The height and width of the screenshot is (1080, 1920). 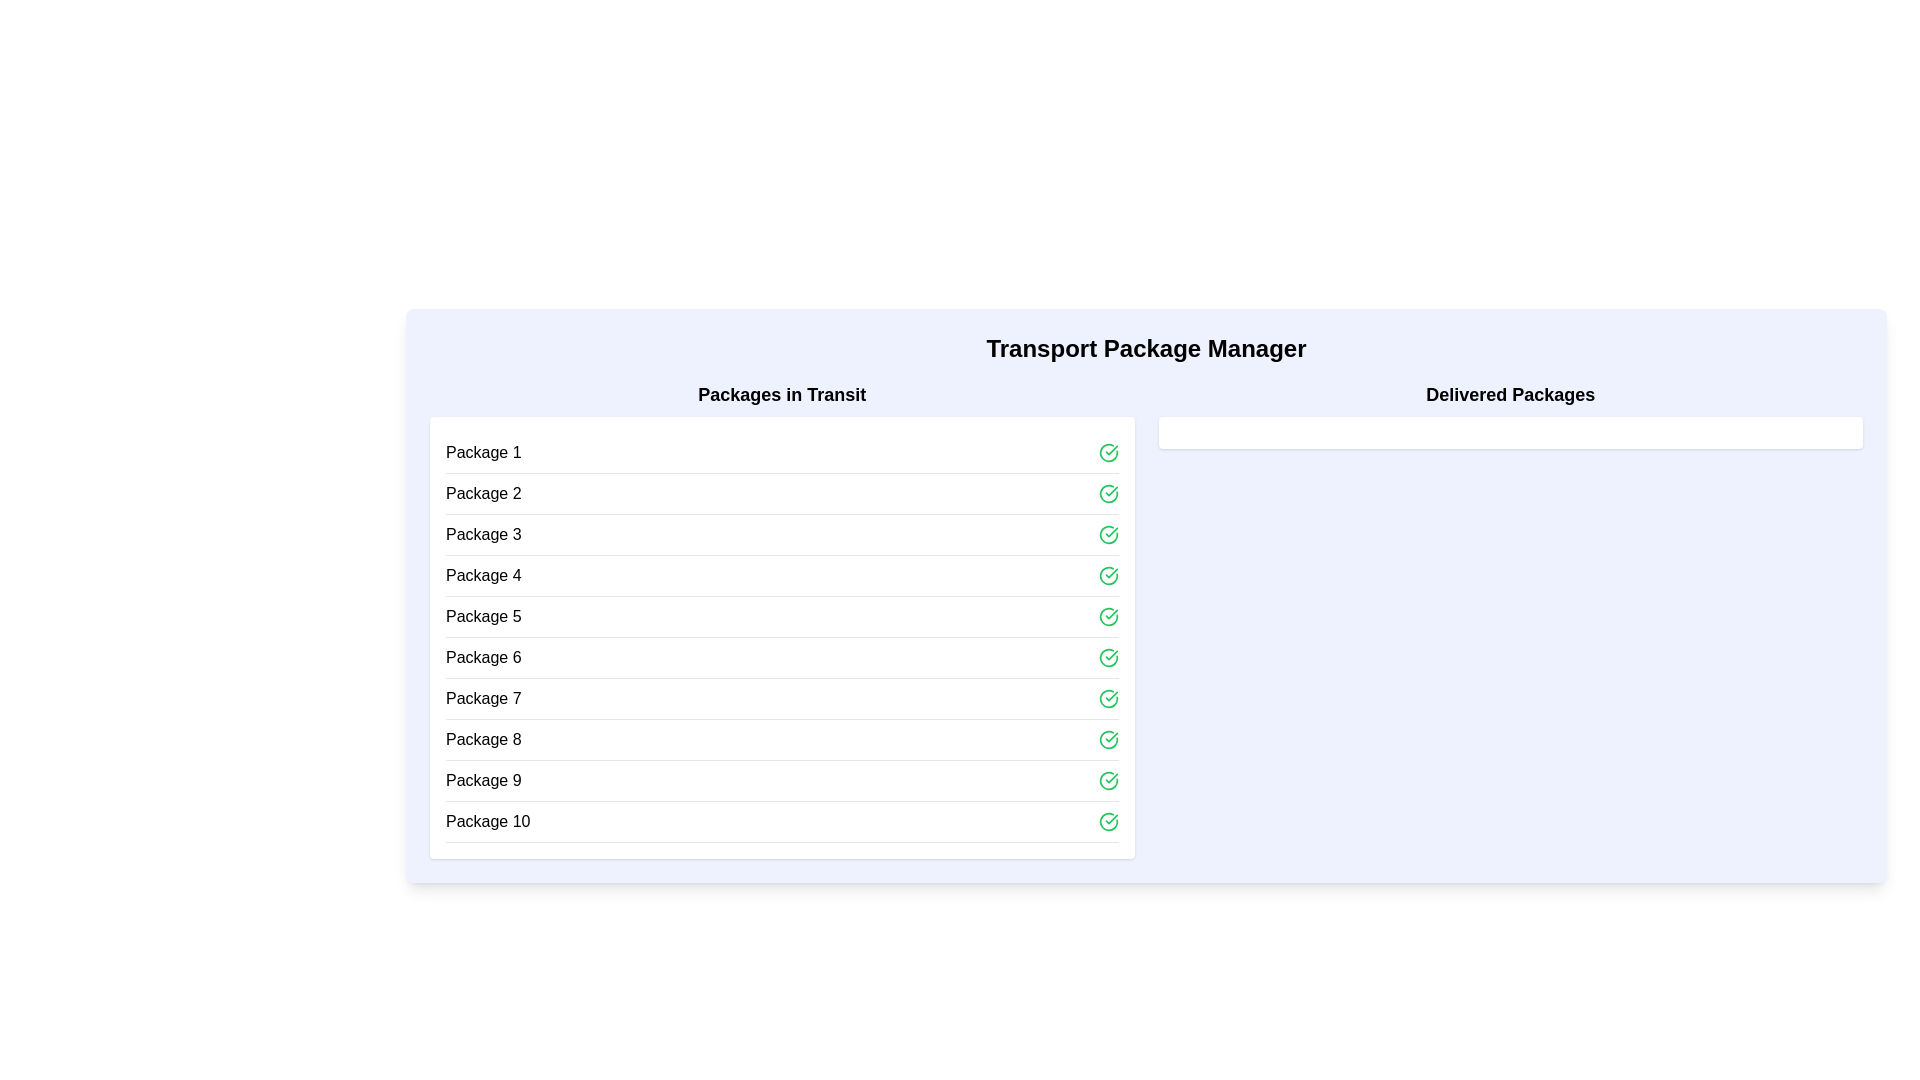 What do you see at coordinates (1107, 575) in the screenshot?
I see `the interactive icon located to the far right of the row labeled 'Package 4' in the 'Packages in Transit' section to initiate or confirm an action` at bounding box center [1107, 575].